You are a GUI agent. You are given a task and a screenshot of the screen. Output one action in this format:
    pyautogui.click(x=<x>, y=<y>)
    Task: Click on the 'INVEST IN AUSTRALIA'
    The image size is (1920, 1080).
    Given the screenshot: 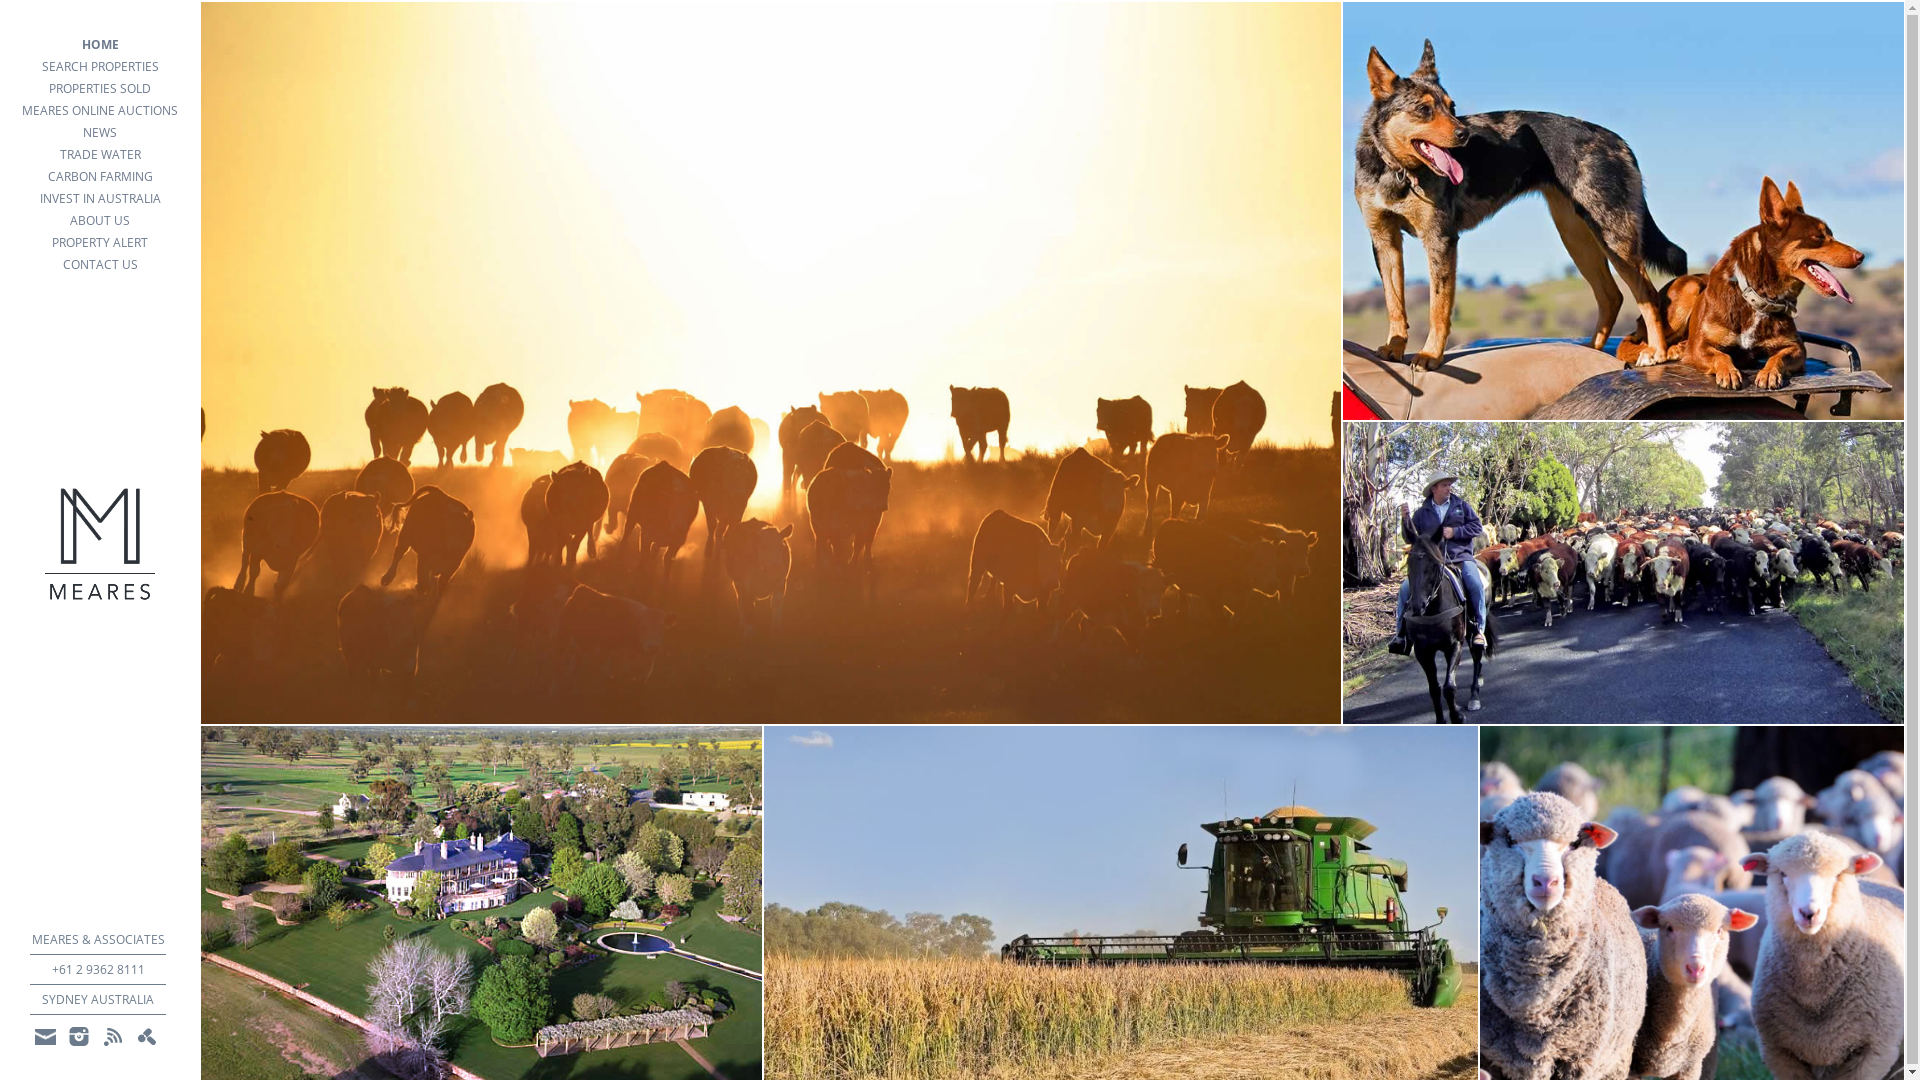 What is the action you would take?
    pyautogui.click(x=99, y=199)
    